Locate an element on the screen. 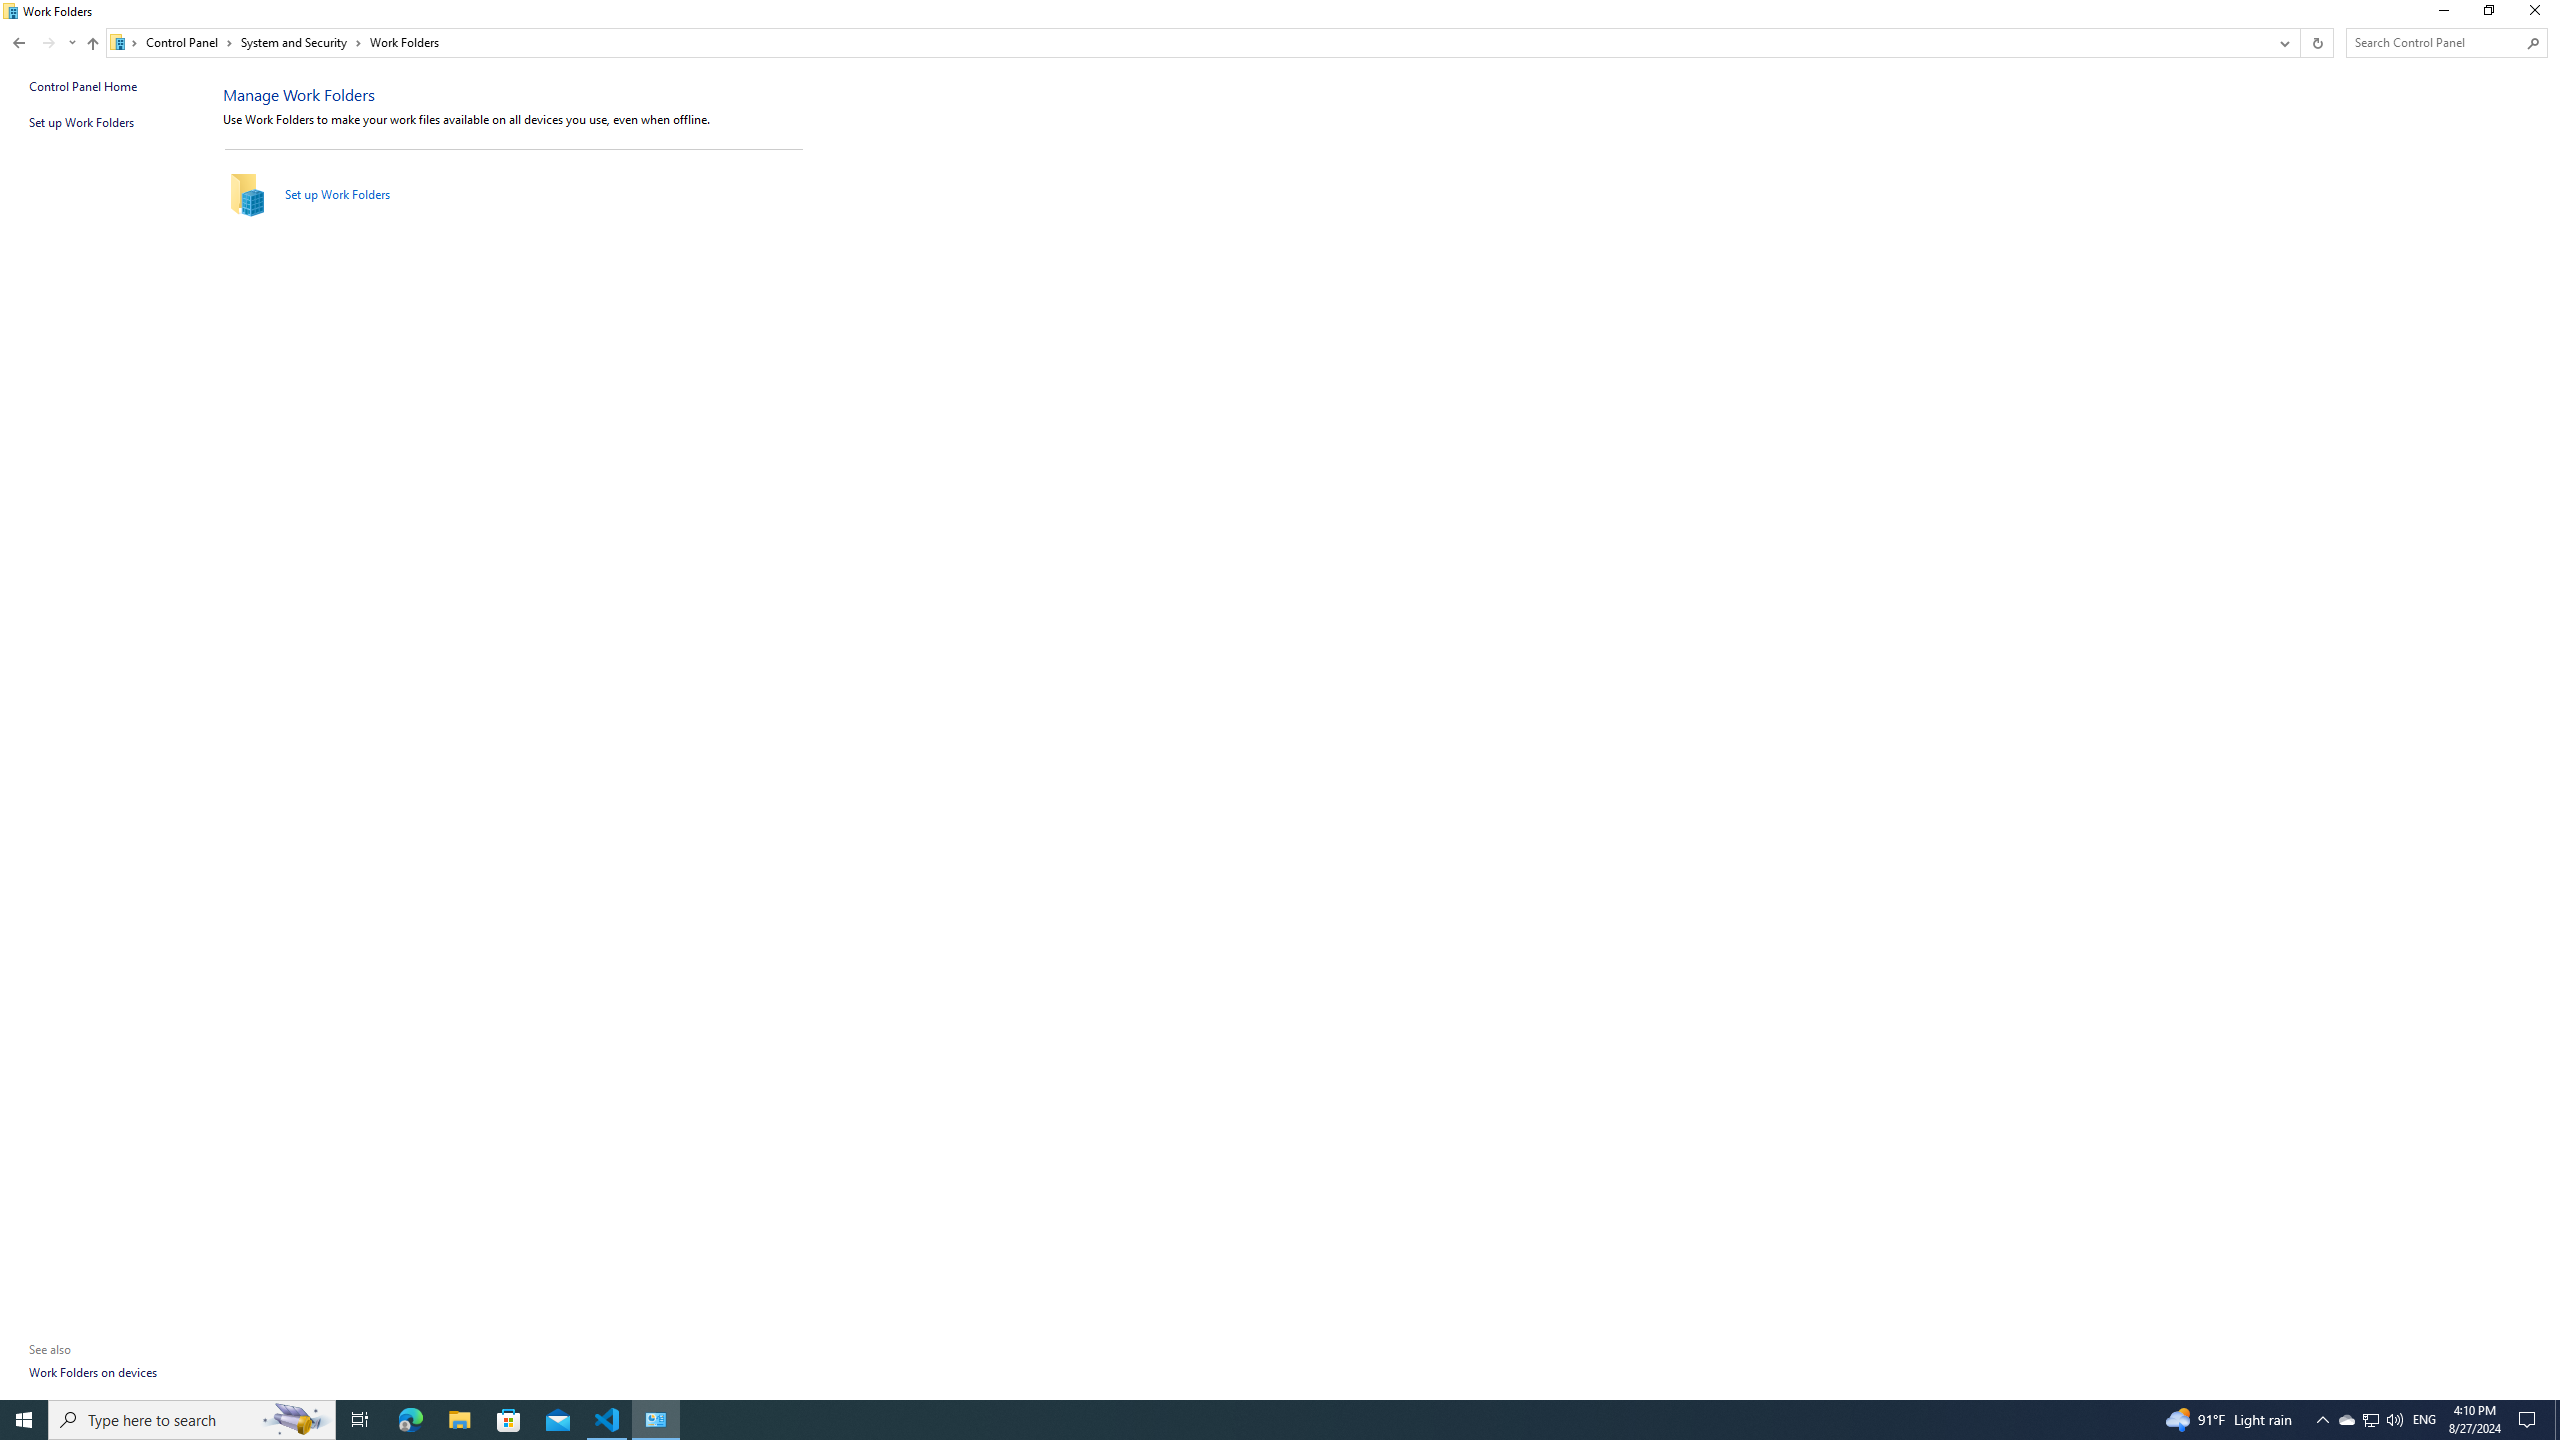 This screenshot has height=1440, width=2560. 'All locations' is located at coordinates (123, 42).